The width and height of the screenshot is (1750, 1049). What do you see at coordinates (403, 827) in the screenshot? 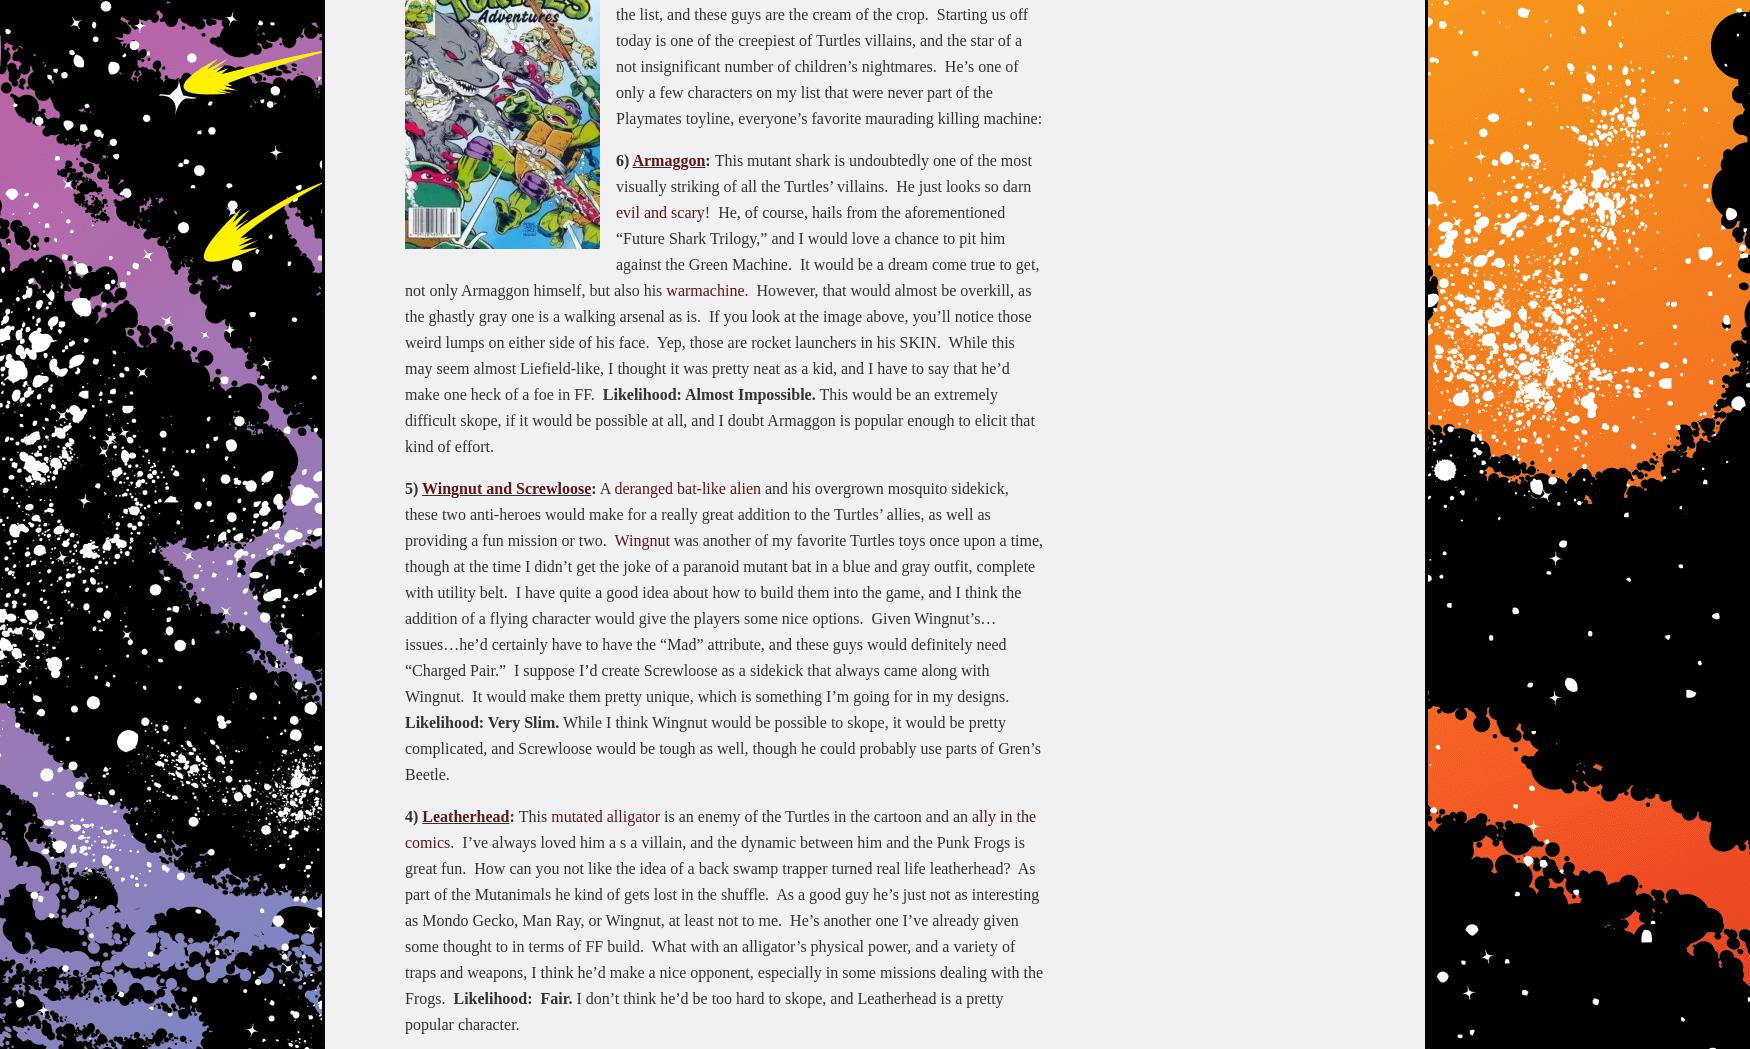
I see `'ally in the comics'` at bounding box center [403, 827].